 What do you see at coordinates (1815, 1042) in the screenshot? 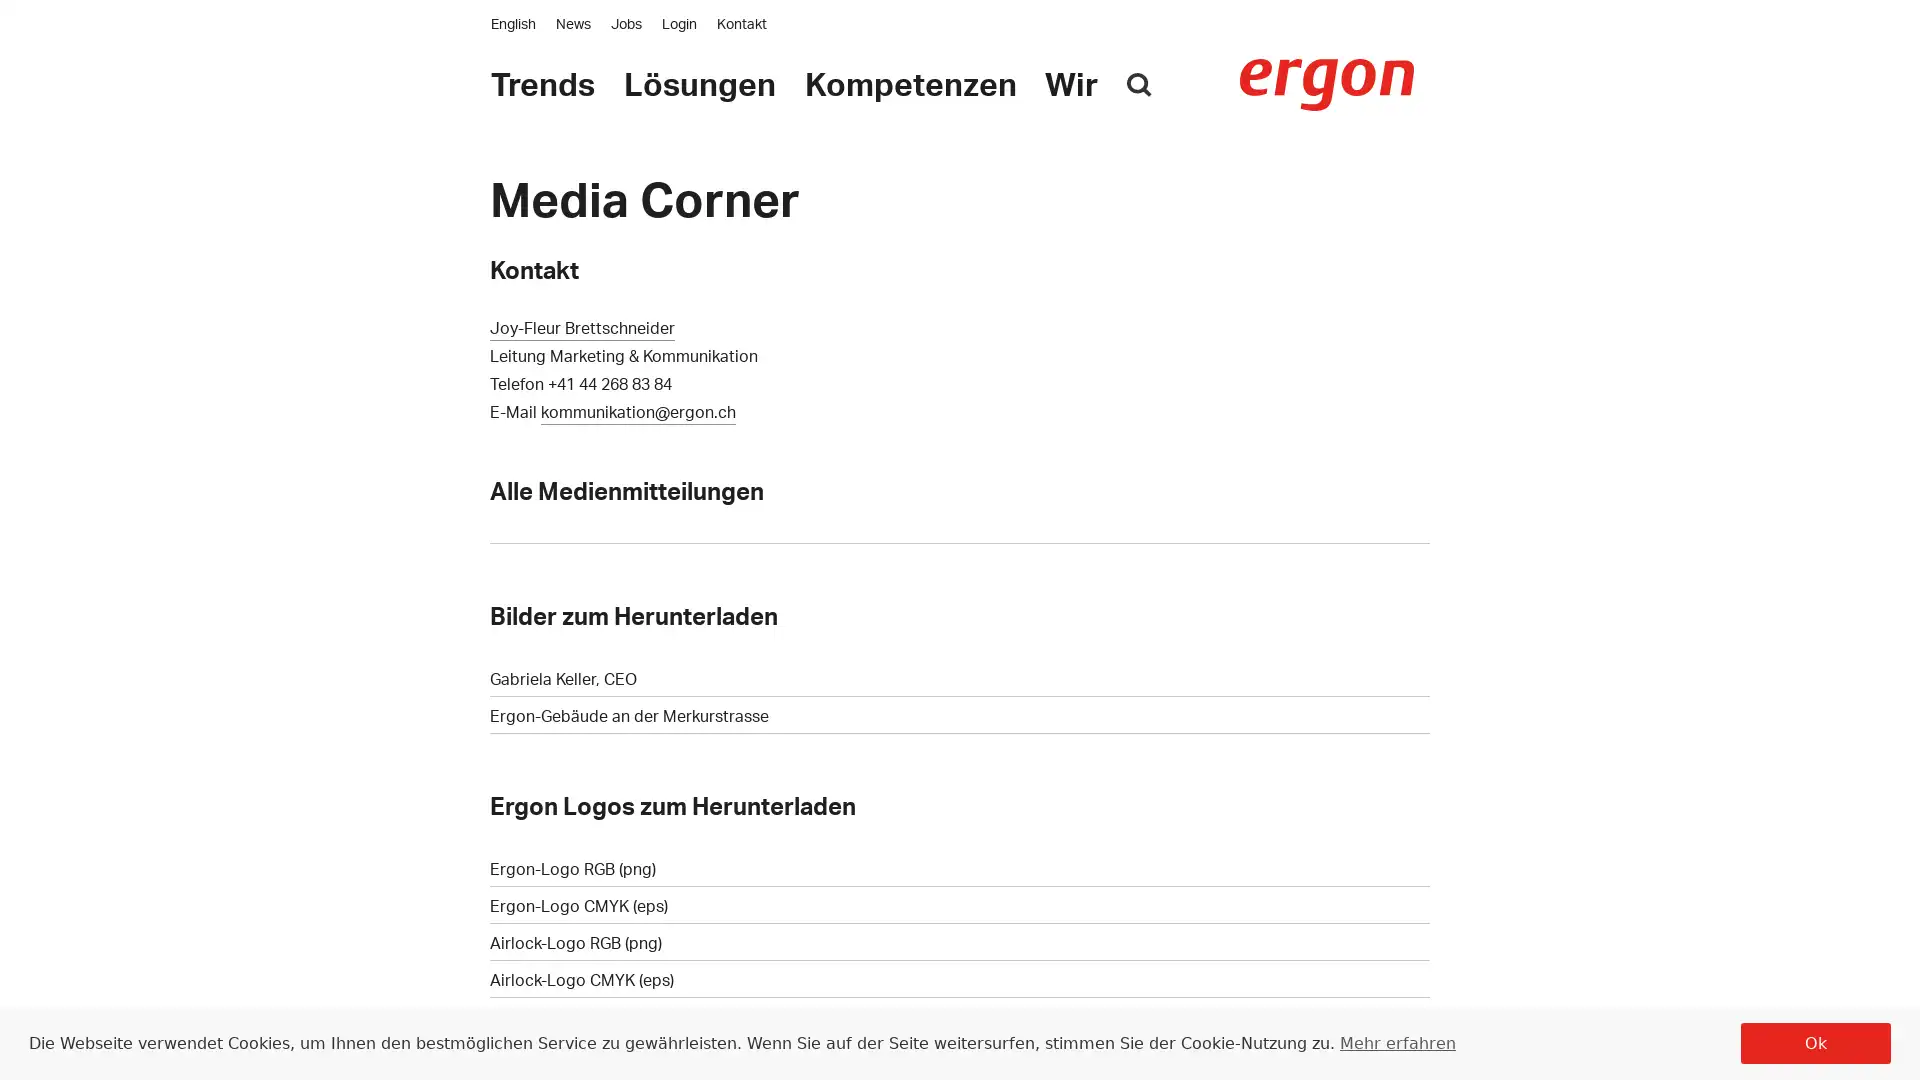
I see `dismiss cookie message` at bounding box center [1815, 1042].